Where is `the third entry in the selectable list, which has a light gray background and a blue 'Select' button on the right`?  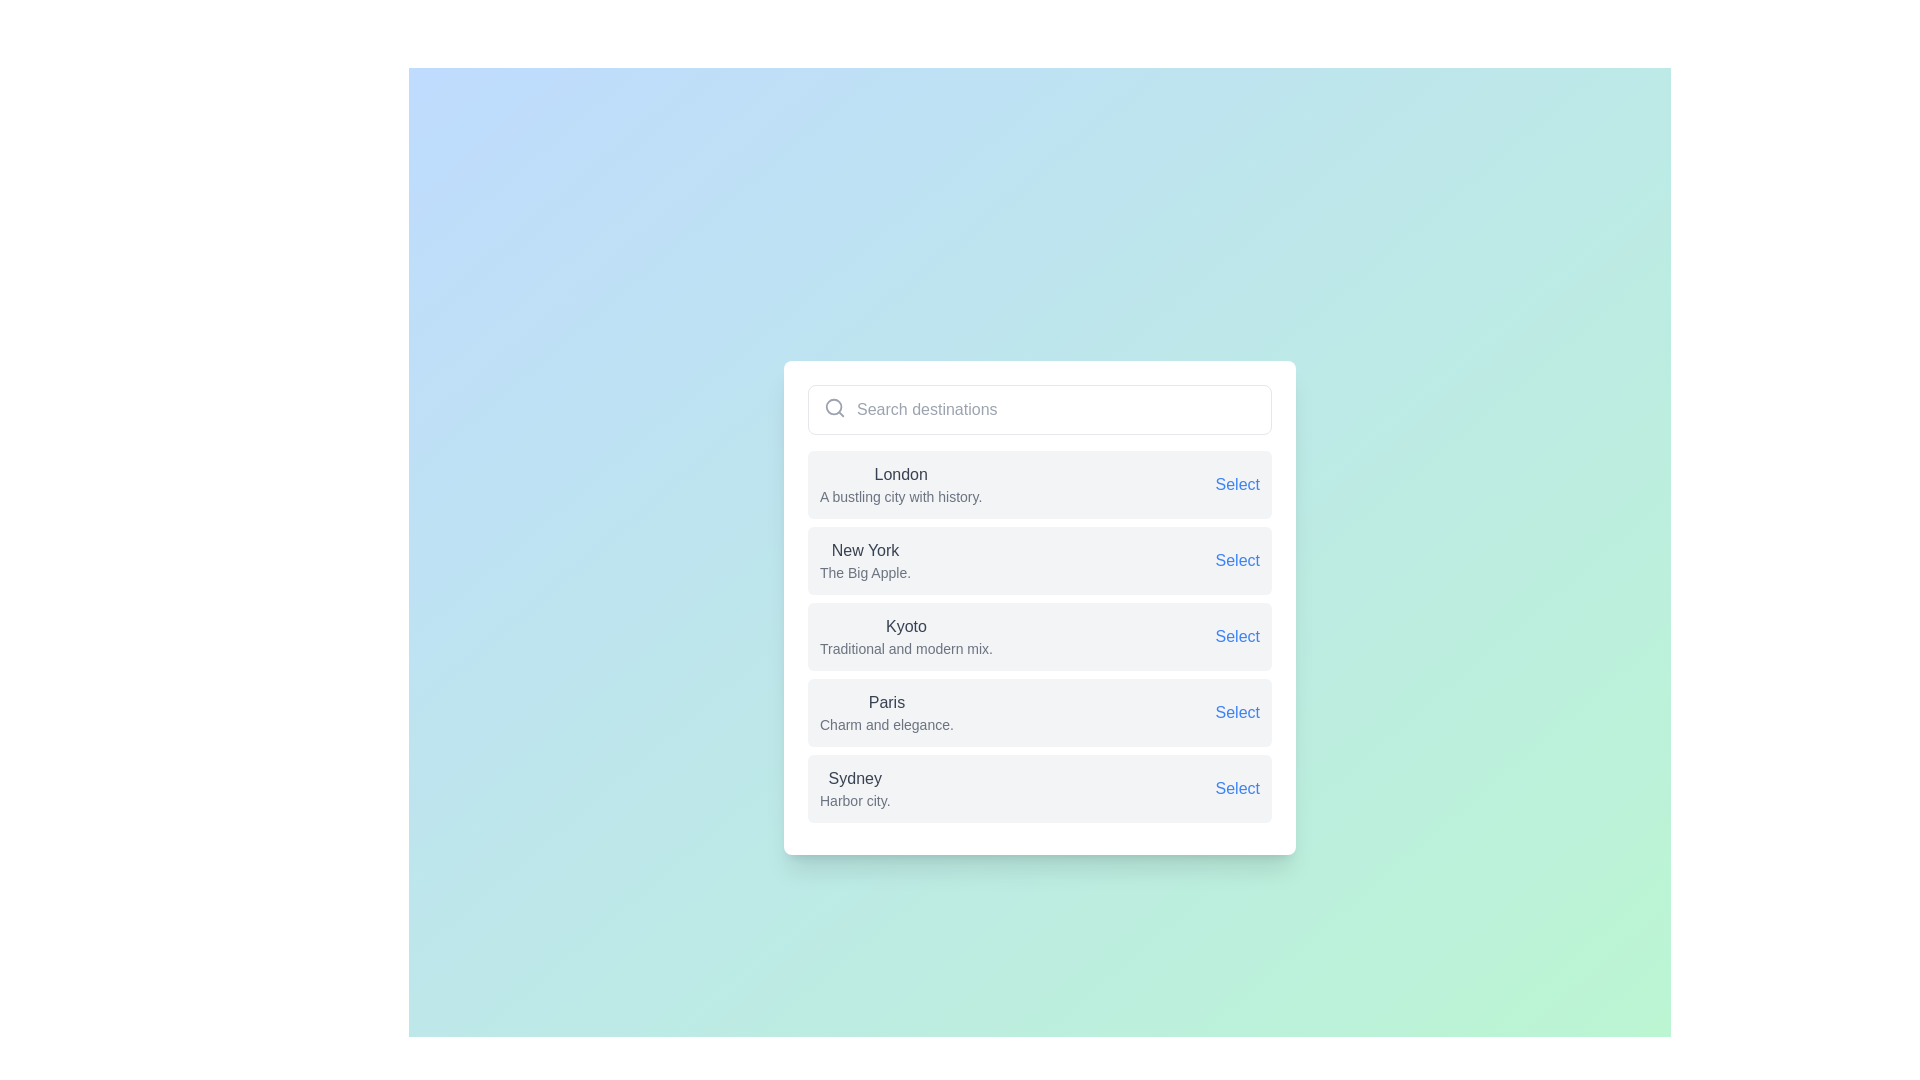 the third entry in the selectable list, which has a light gray background and a blue 'Select' button on the right is located at coordinates (1040, 607).